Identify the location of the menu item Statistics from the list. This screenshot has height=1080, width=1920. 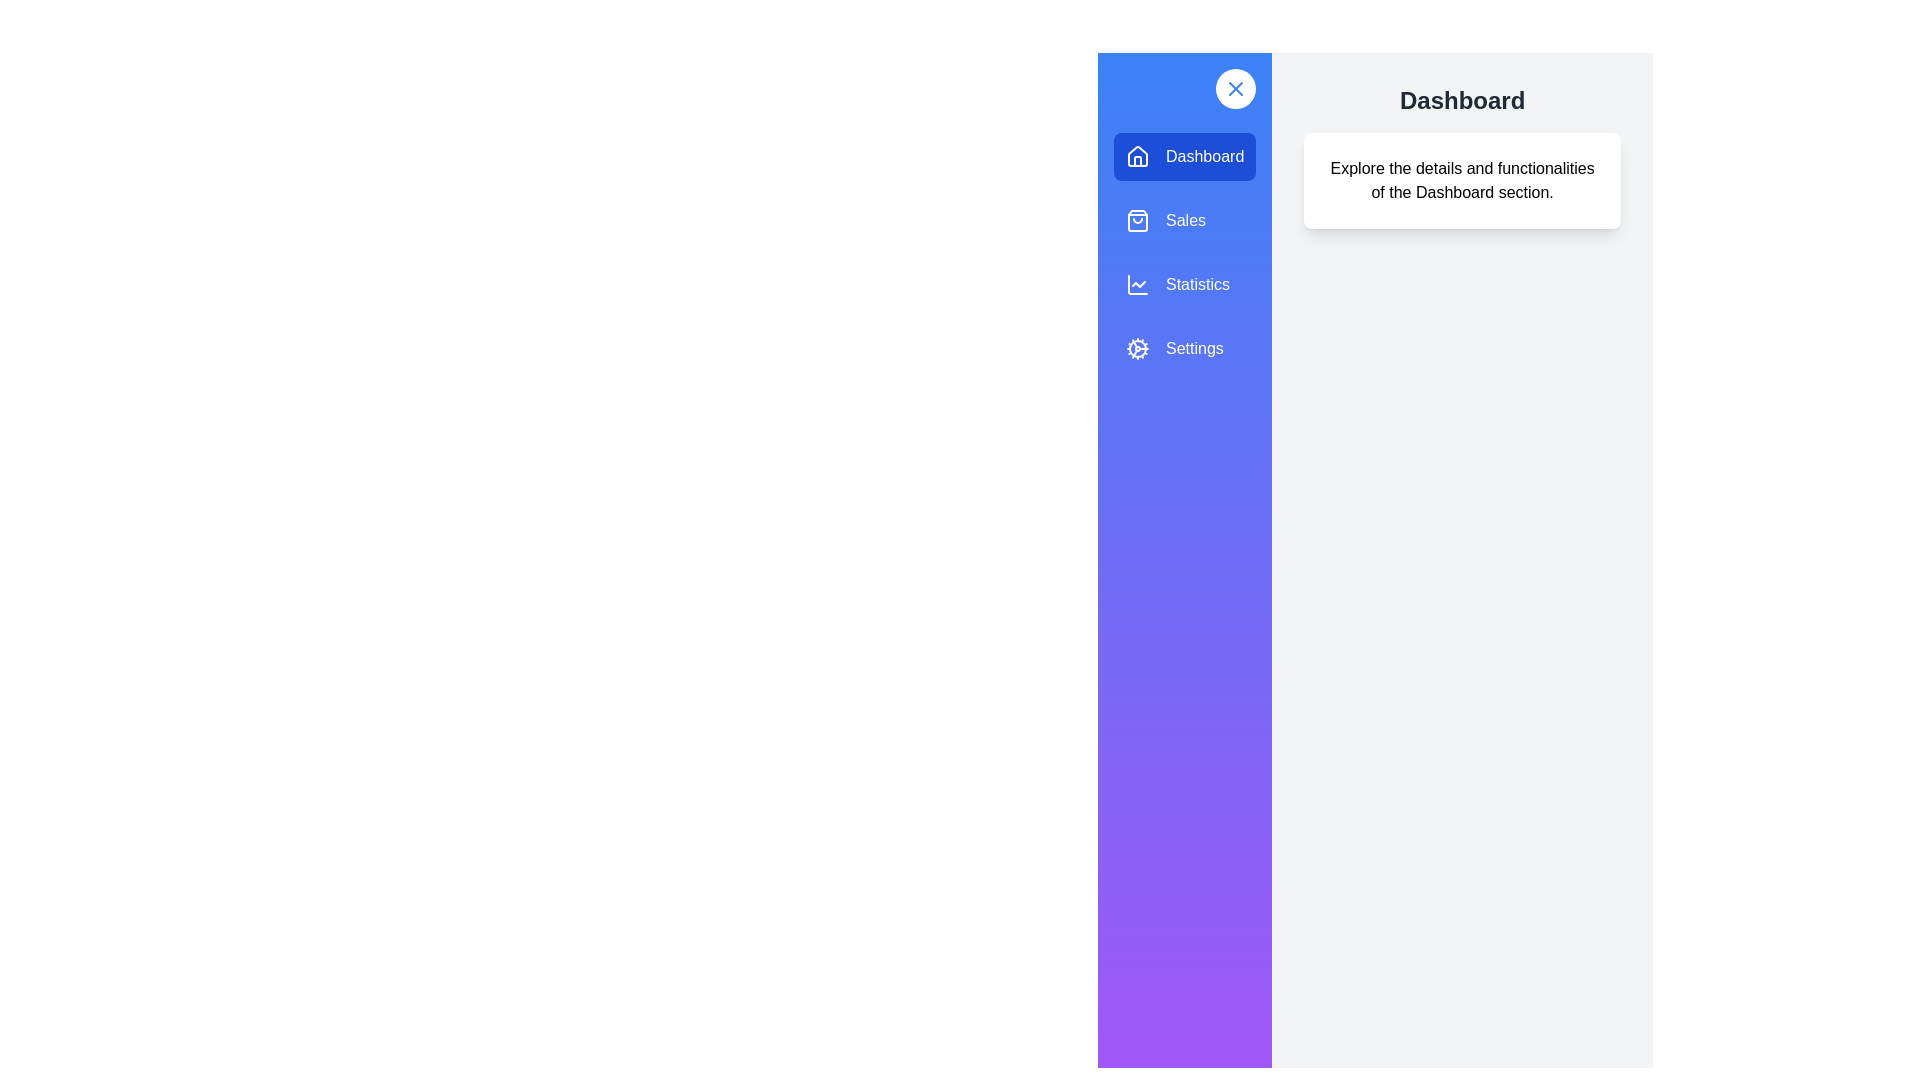
(1185, 285).